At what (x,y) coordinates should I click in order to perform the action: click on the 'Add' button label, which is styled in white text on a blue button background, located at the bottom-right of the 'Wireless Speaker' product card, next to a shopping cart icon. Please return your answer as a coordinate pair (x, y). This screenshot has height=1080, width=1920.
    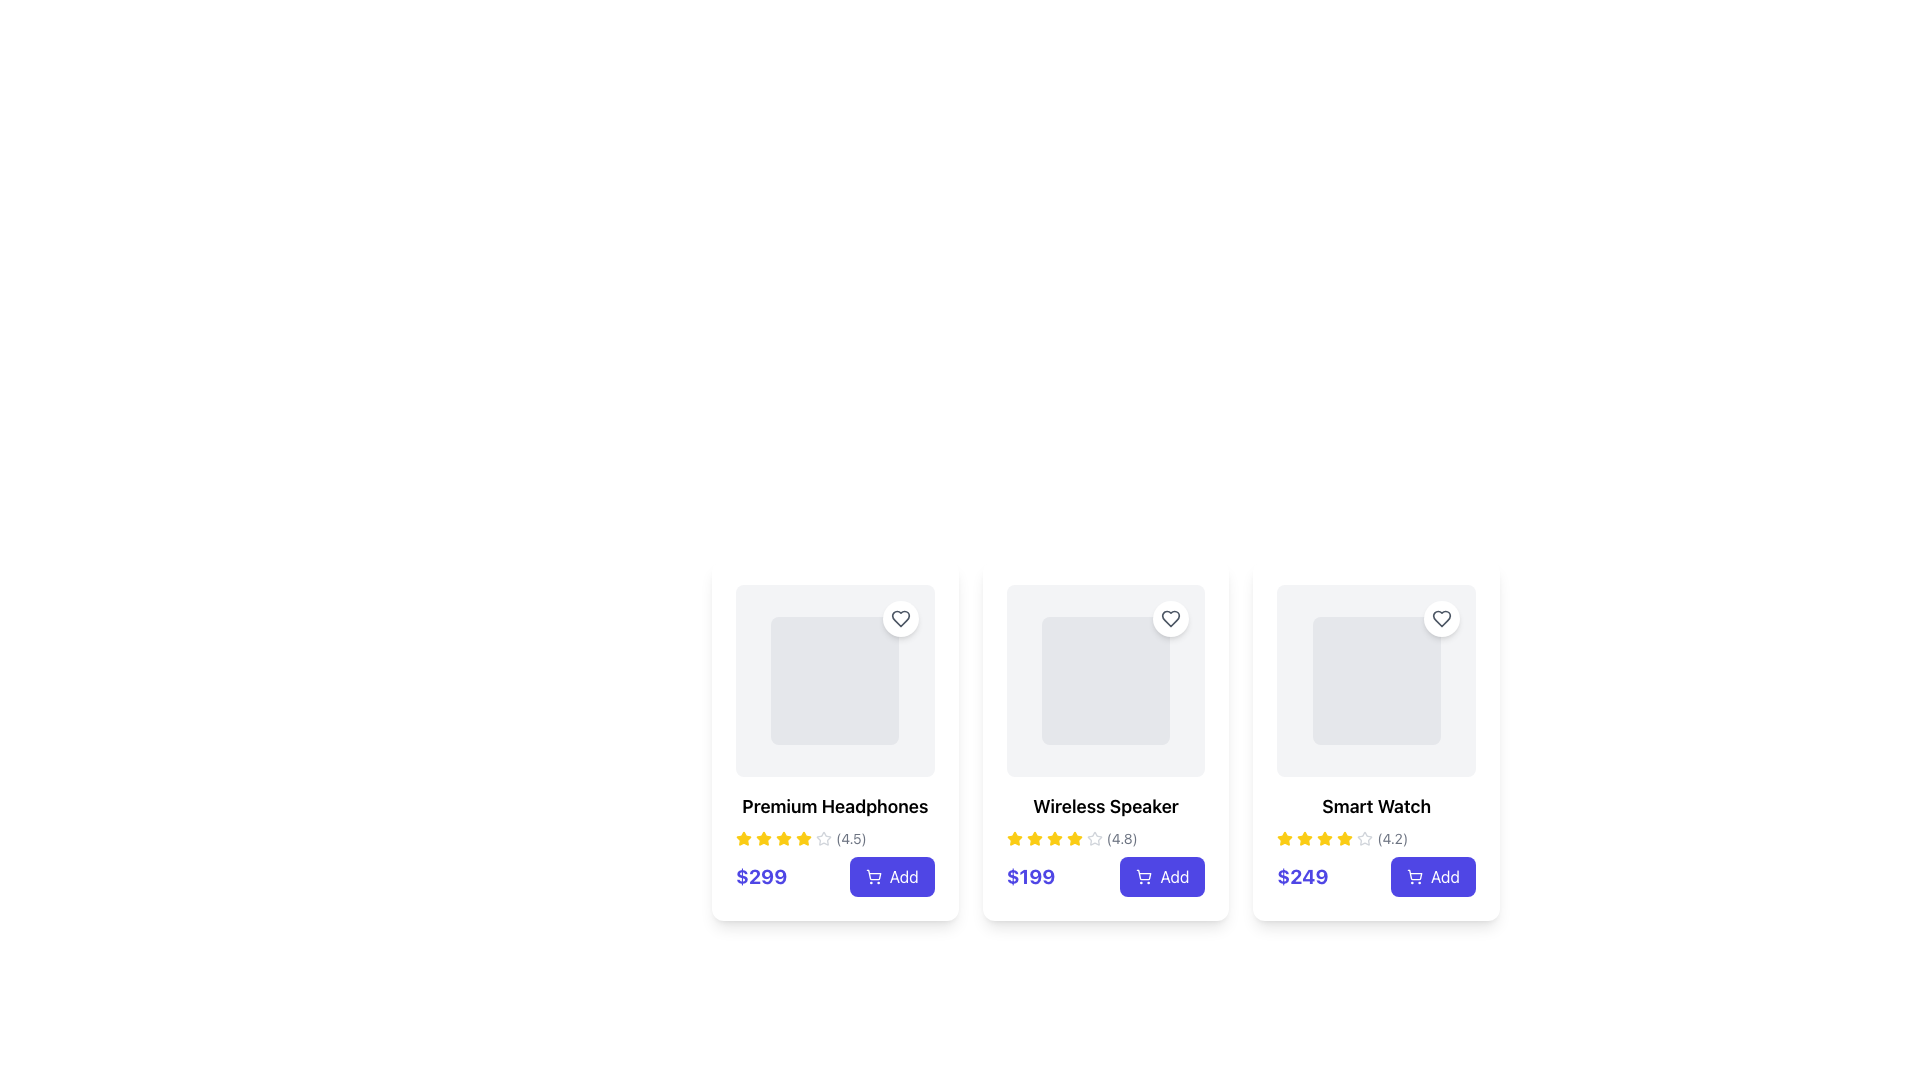
    Looking at the image, I should click on (1174, 875).